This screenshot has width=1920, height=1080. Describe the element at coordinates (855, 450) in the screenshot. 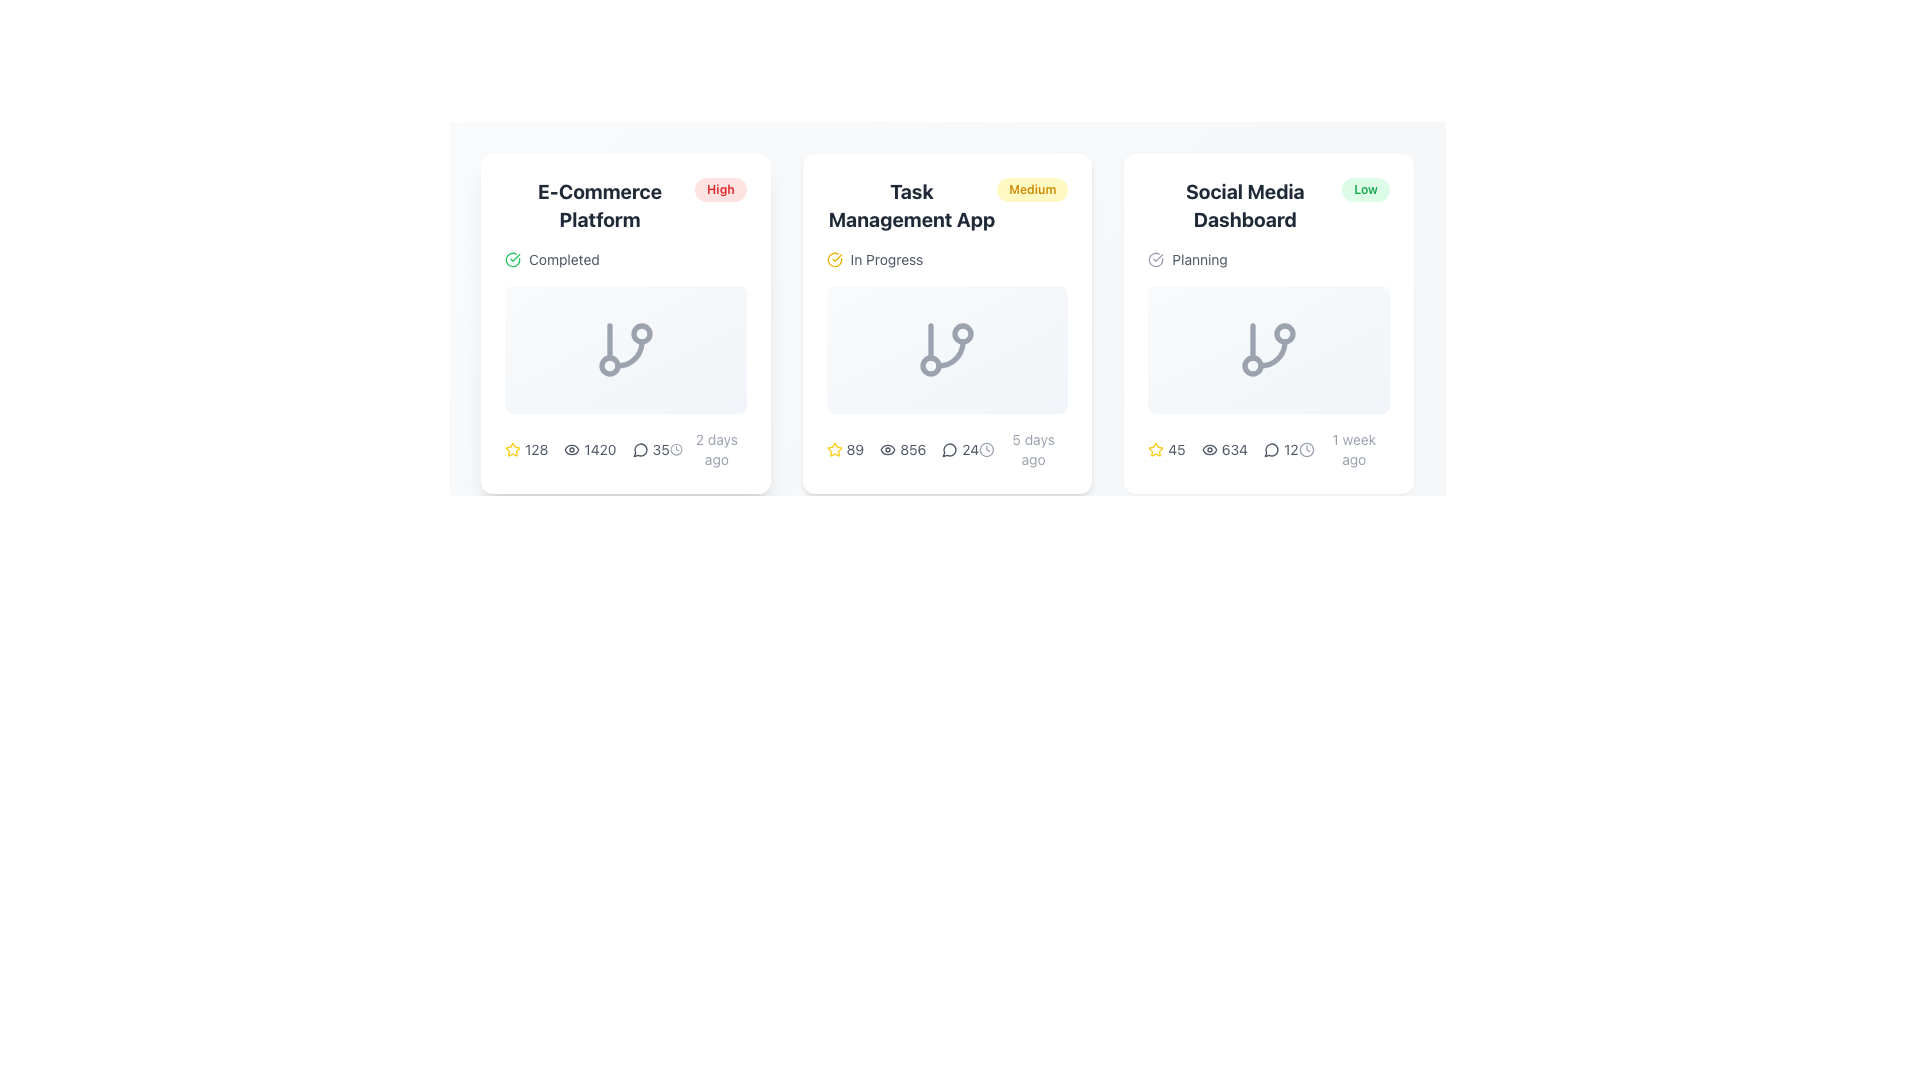

I see `the context of the numeric value '89' displayed in the text element located centrally beneath the 'Task Management App' label` at that location.